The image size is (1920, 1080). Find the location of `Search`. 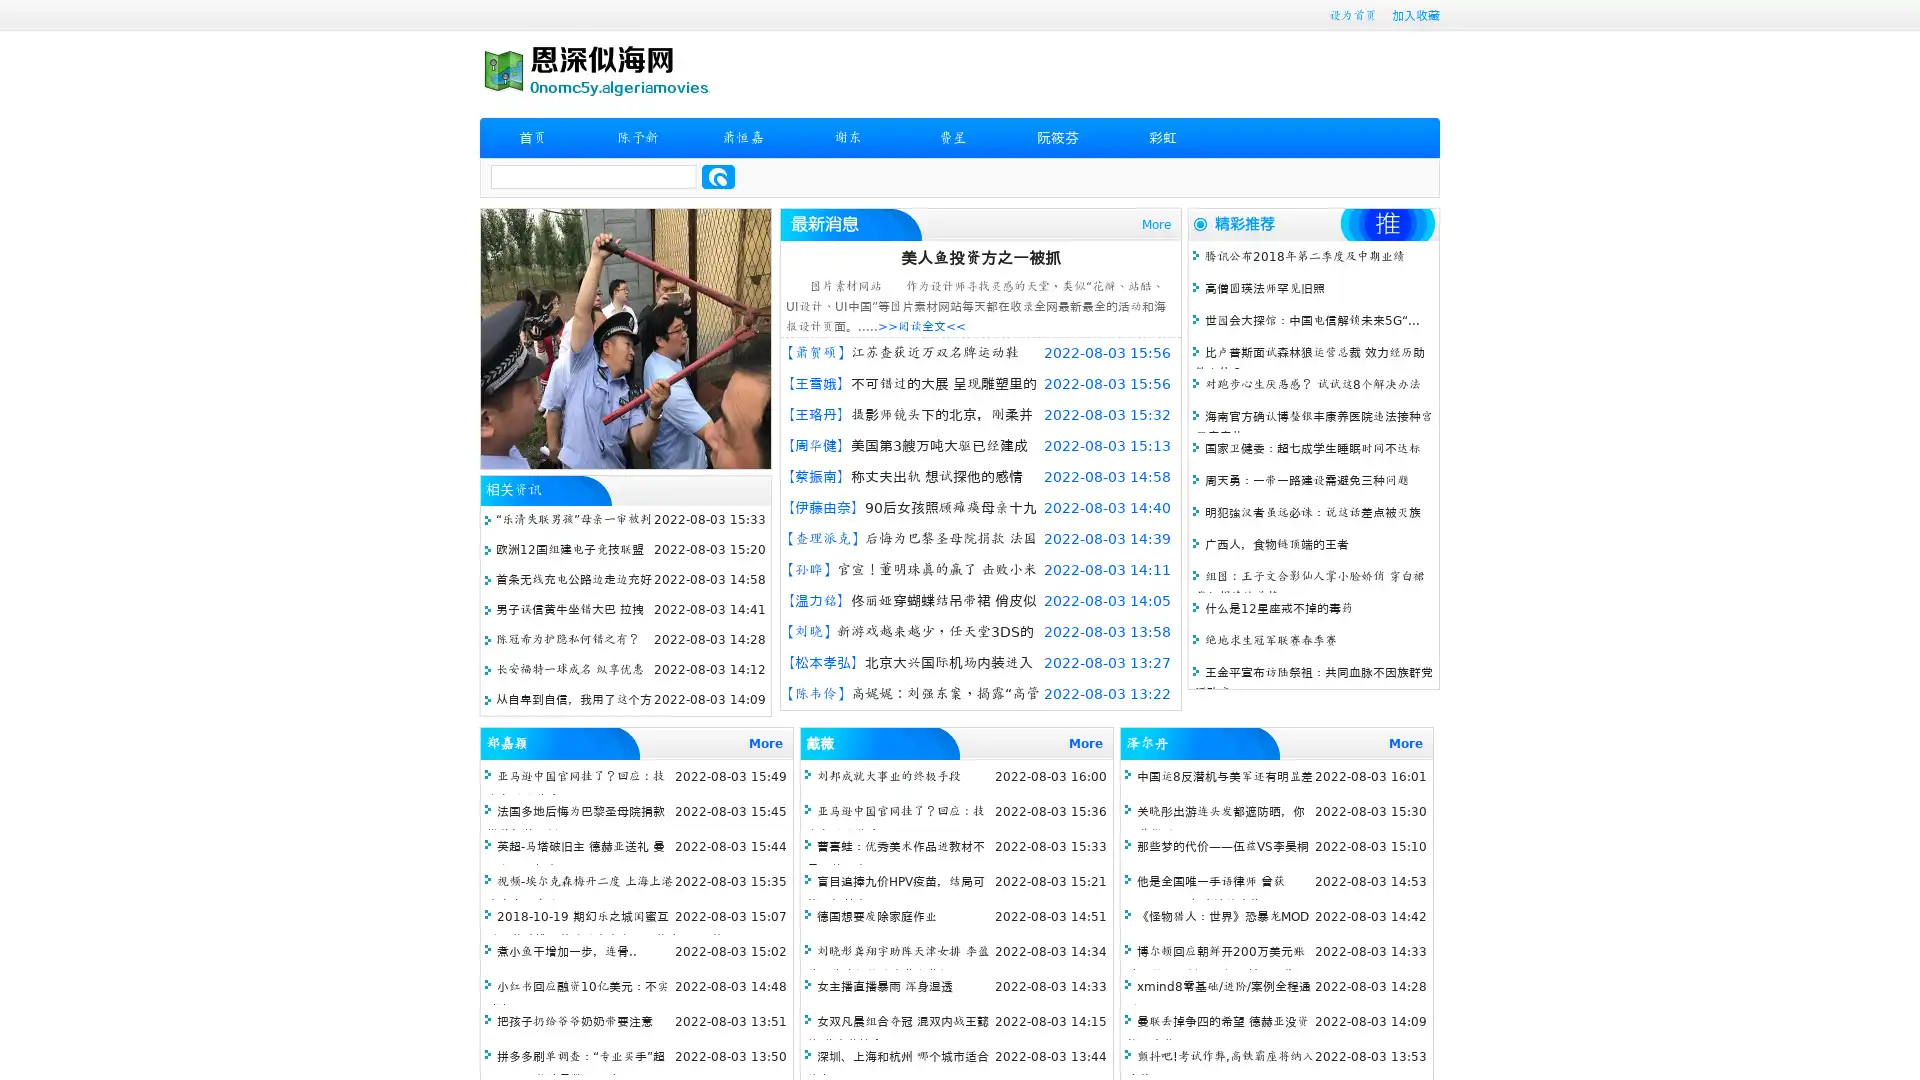

Search is located at coordinates (718, 176).